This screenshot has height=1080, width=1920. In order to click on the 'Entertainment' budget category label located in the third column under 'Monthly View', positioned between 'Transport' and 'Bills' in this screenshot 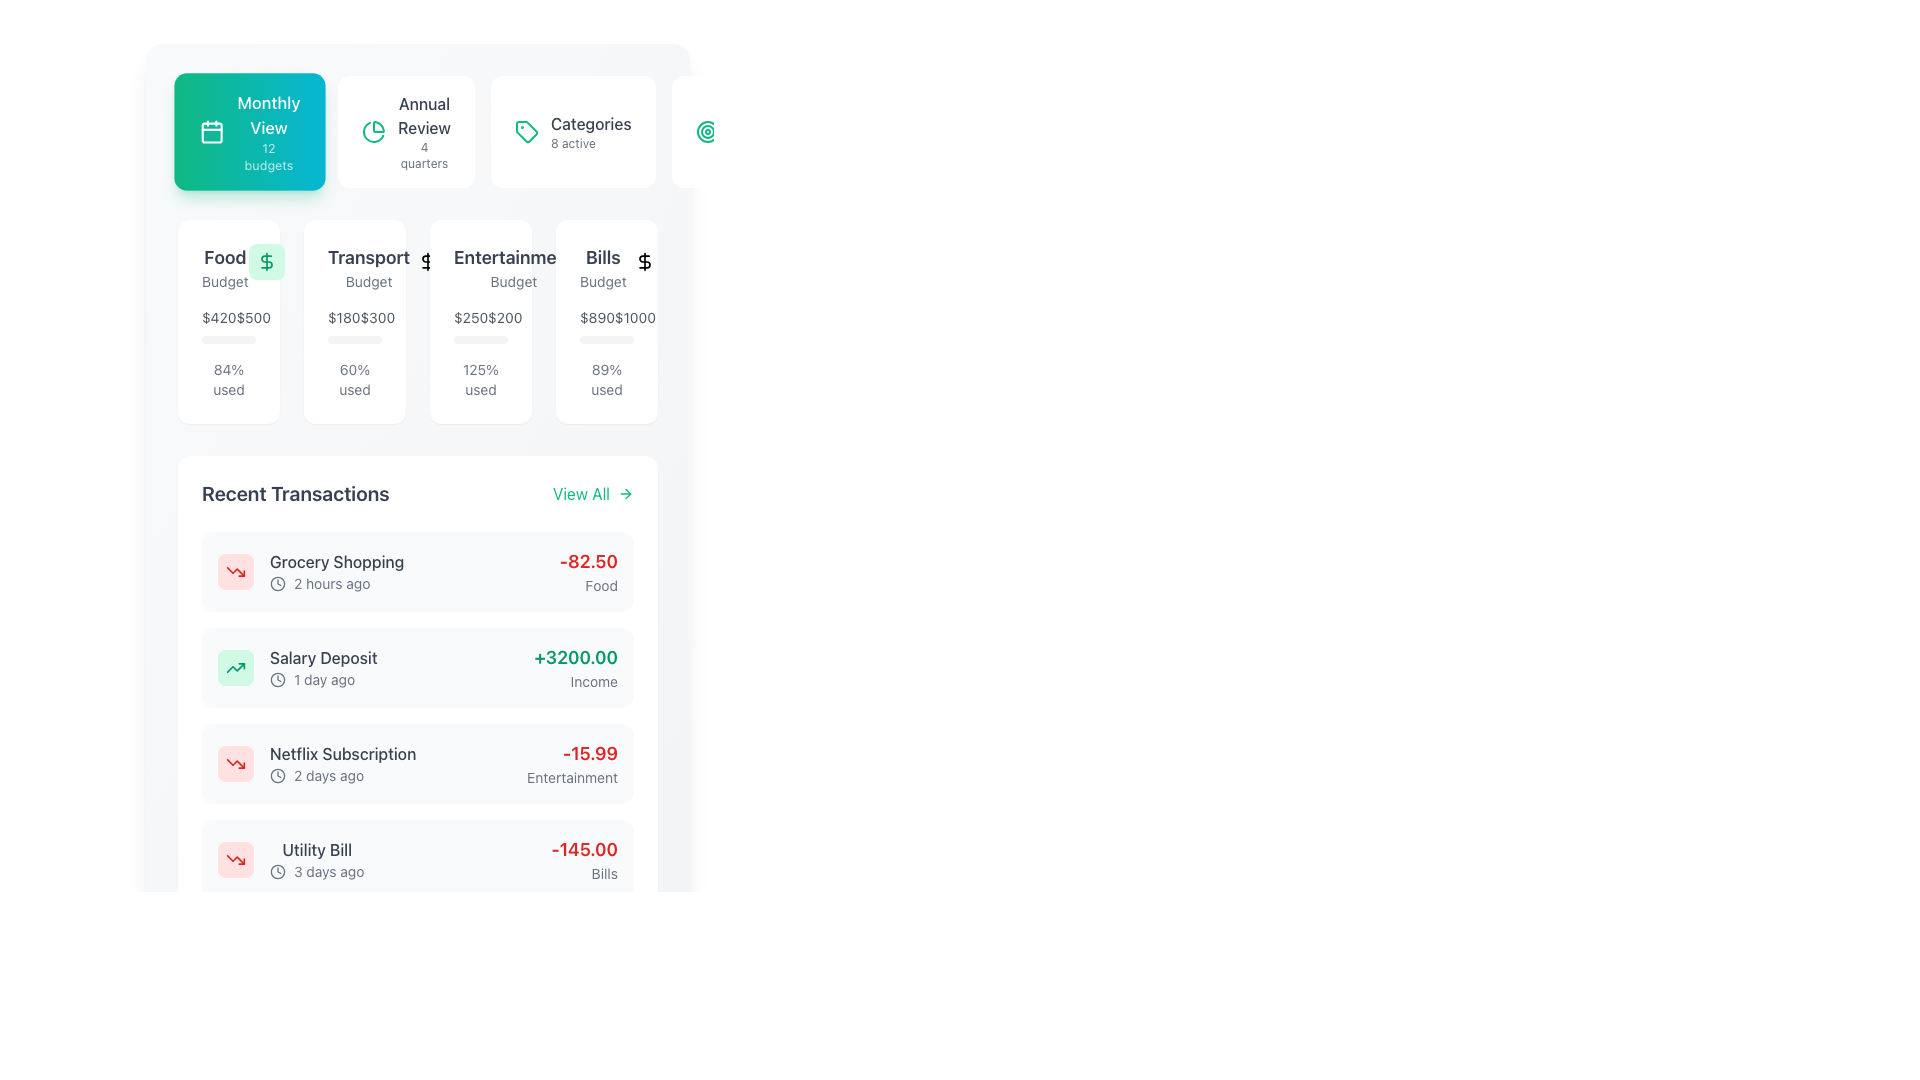, I will do `click(513, 266)`.